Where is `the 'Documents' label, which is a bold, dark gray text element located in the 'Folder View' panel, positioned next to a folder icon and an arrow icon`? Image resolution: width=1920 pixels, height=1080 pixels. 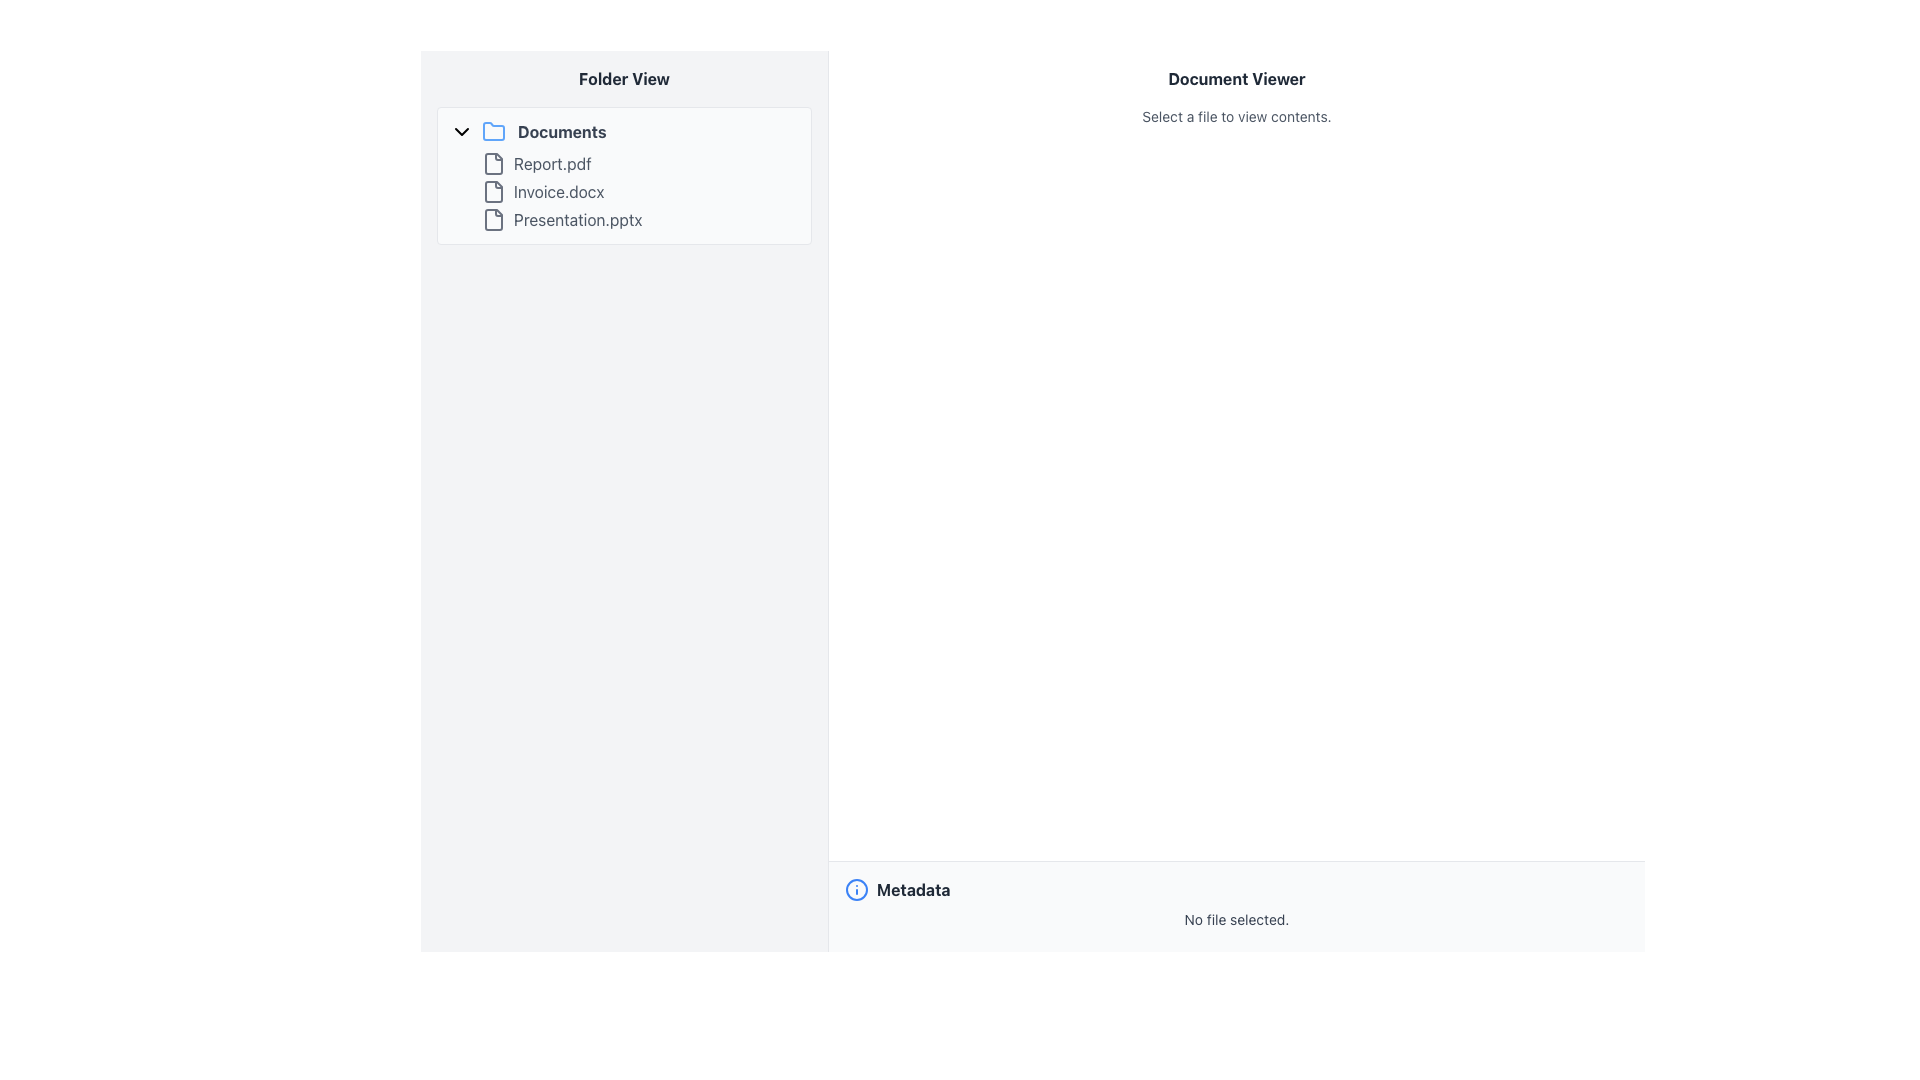
the 'Documents' label, which is a bold, dark gray text element located in the 'Folder View' panel, positioned next to a folder icon and an arrow icon is located at coordinates (561, 131).